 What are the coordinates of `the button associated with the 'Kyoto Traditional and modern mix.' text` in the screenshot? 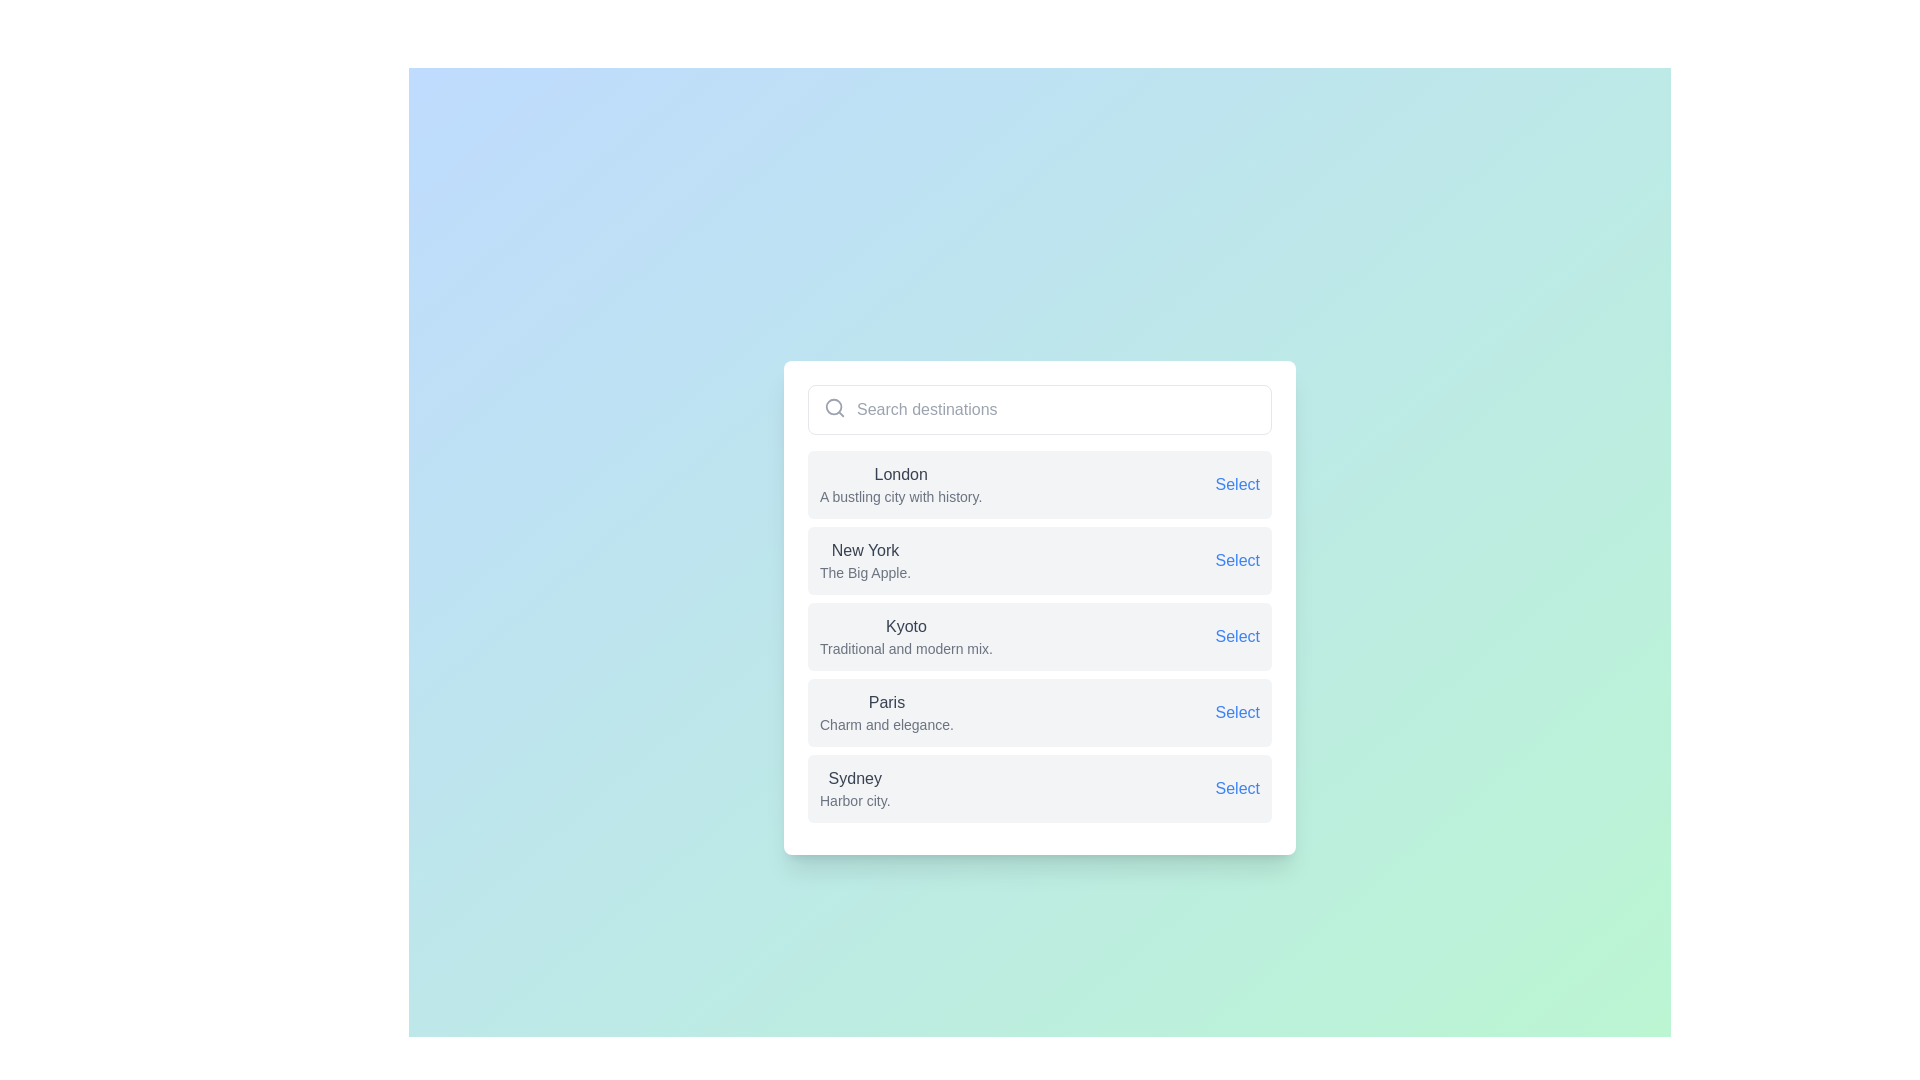 It's located at (1236, 636).